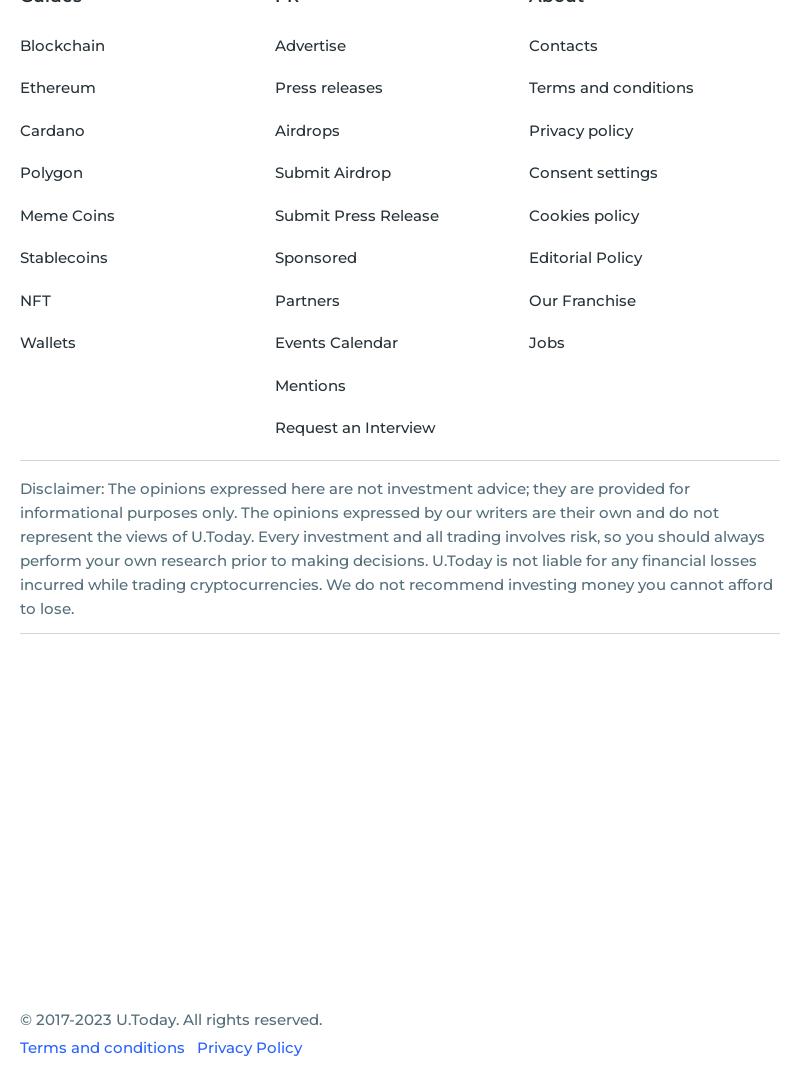 The height and width of the screenshot is (1076, 800). I want to click on 'Privacy policy', so click(580, 128).